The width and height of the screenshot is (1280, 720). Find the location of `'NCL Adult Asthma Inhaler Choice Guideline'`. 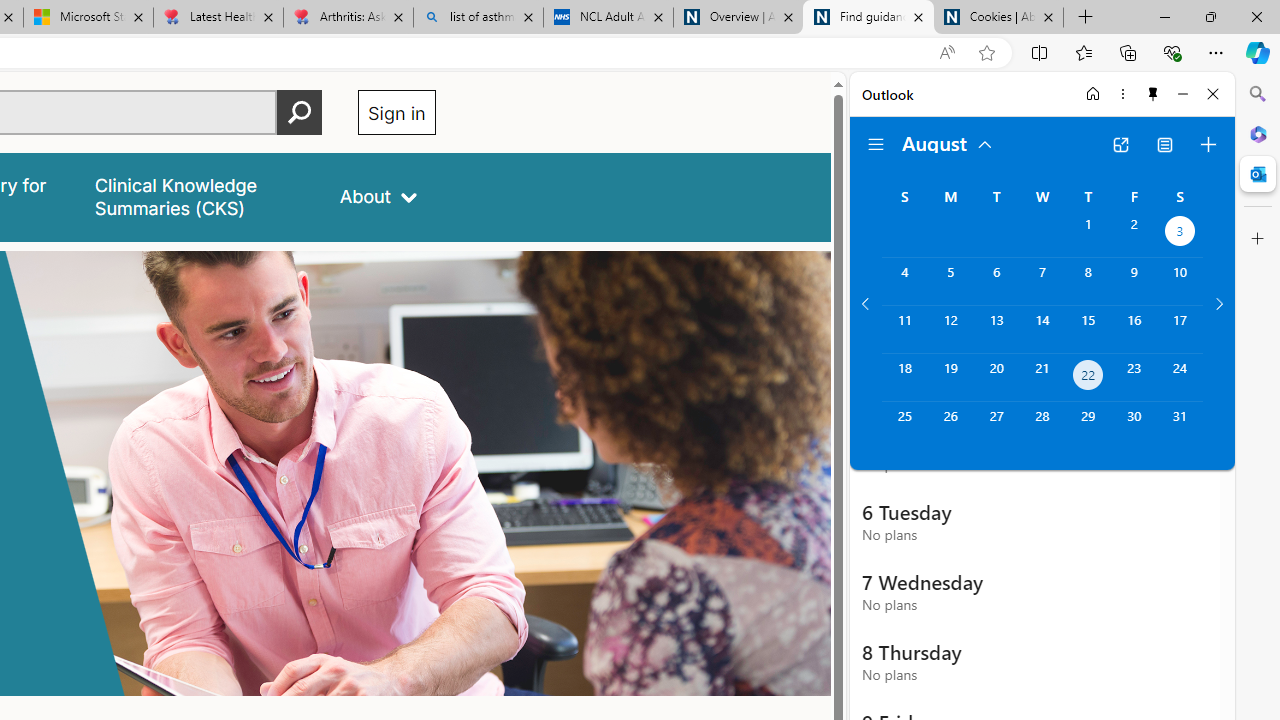

'NCL Adult Asthma Inhaler Choice Guideline' is located at coordinates (607, 17).